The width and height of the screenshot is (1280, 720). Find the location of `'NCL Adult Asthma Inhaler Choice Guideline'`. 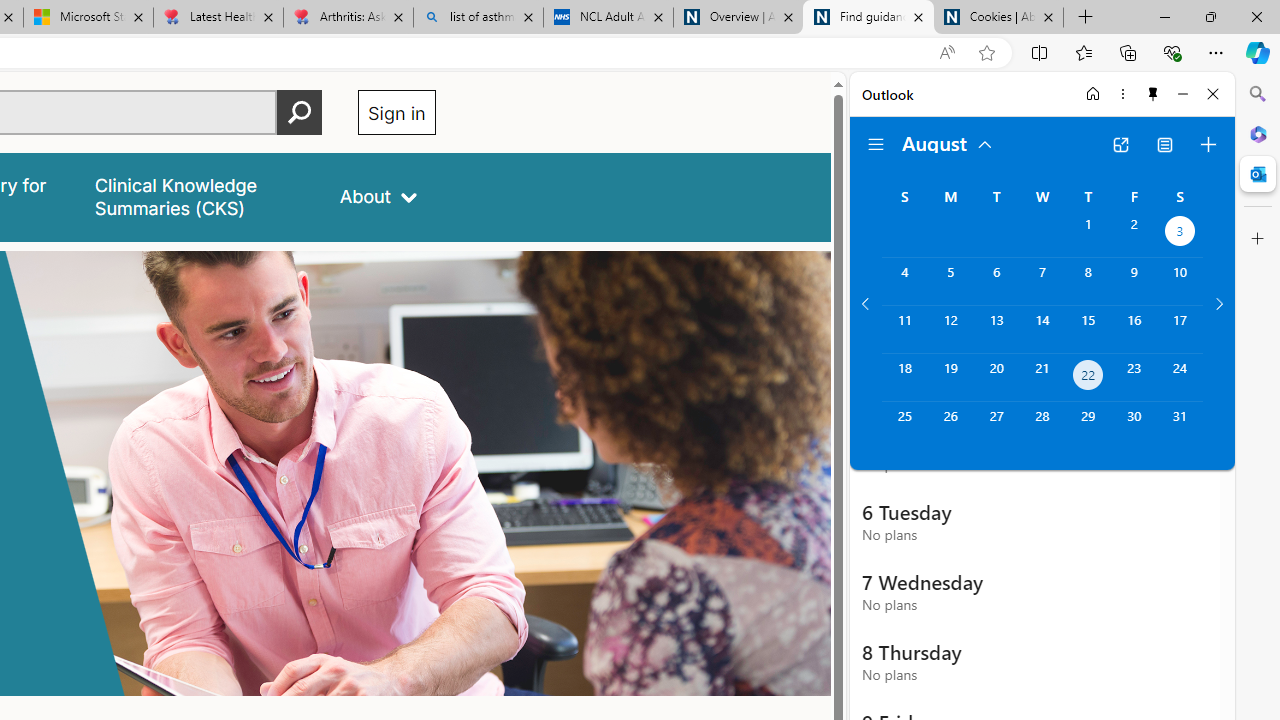

'NCL Adult Asthma Inhaler Choice Guideline' is located at coordinates (607, 17).